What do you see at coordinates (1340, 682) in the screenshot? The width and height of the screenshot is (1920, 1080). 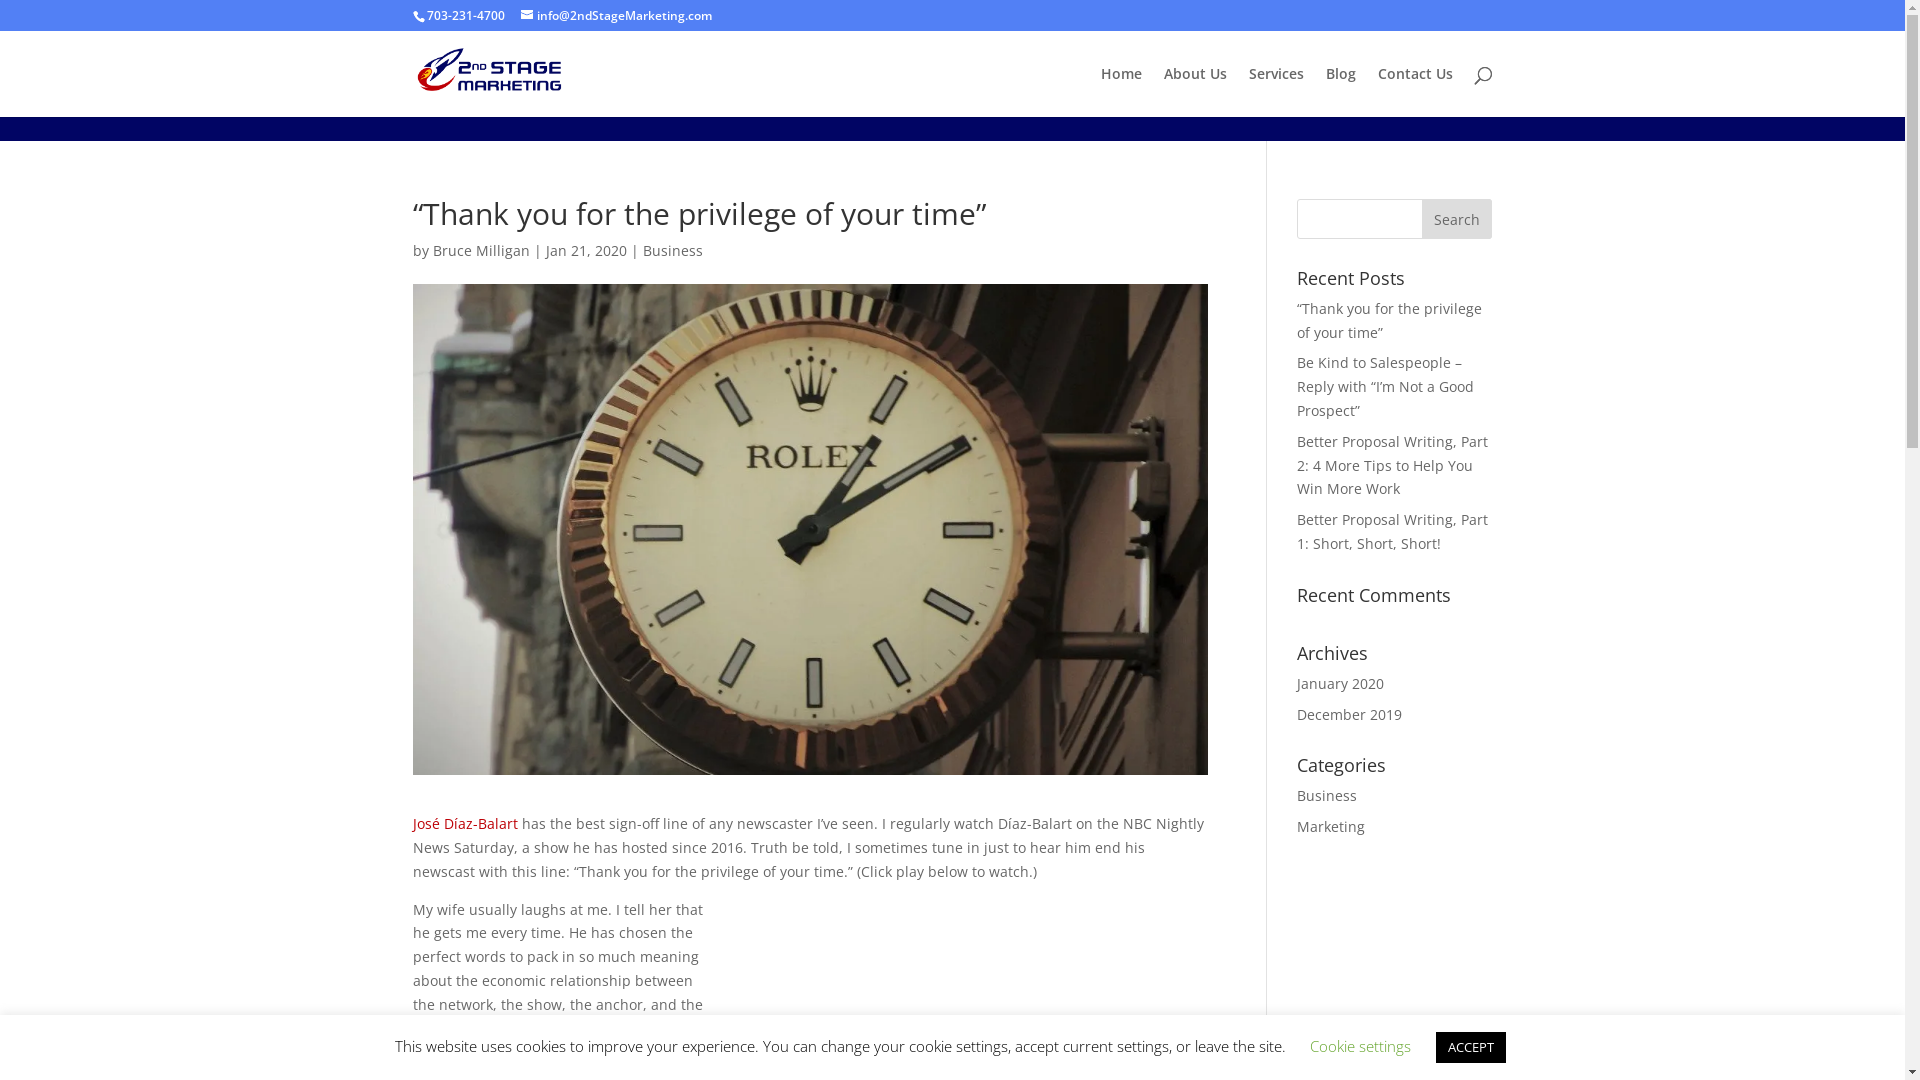 I see `'January 2020'` at bounding box center [1340, 682].